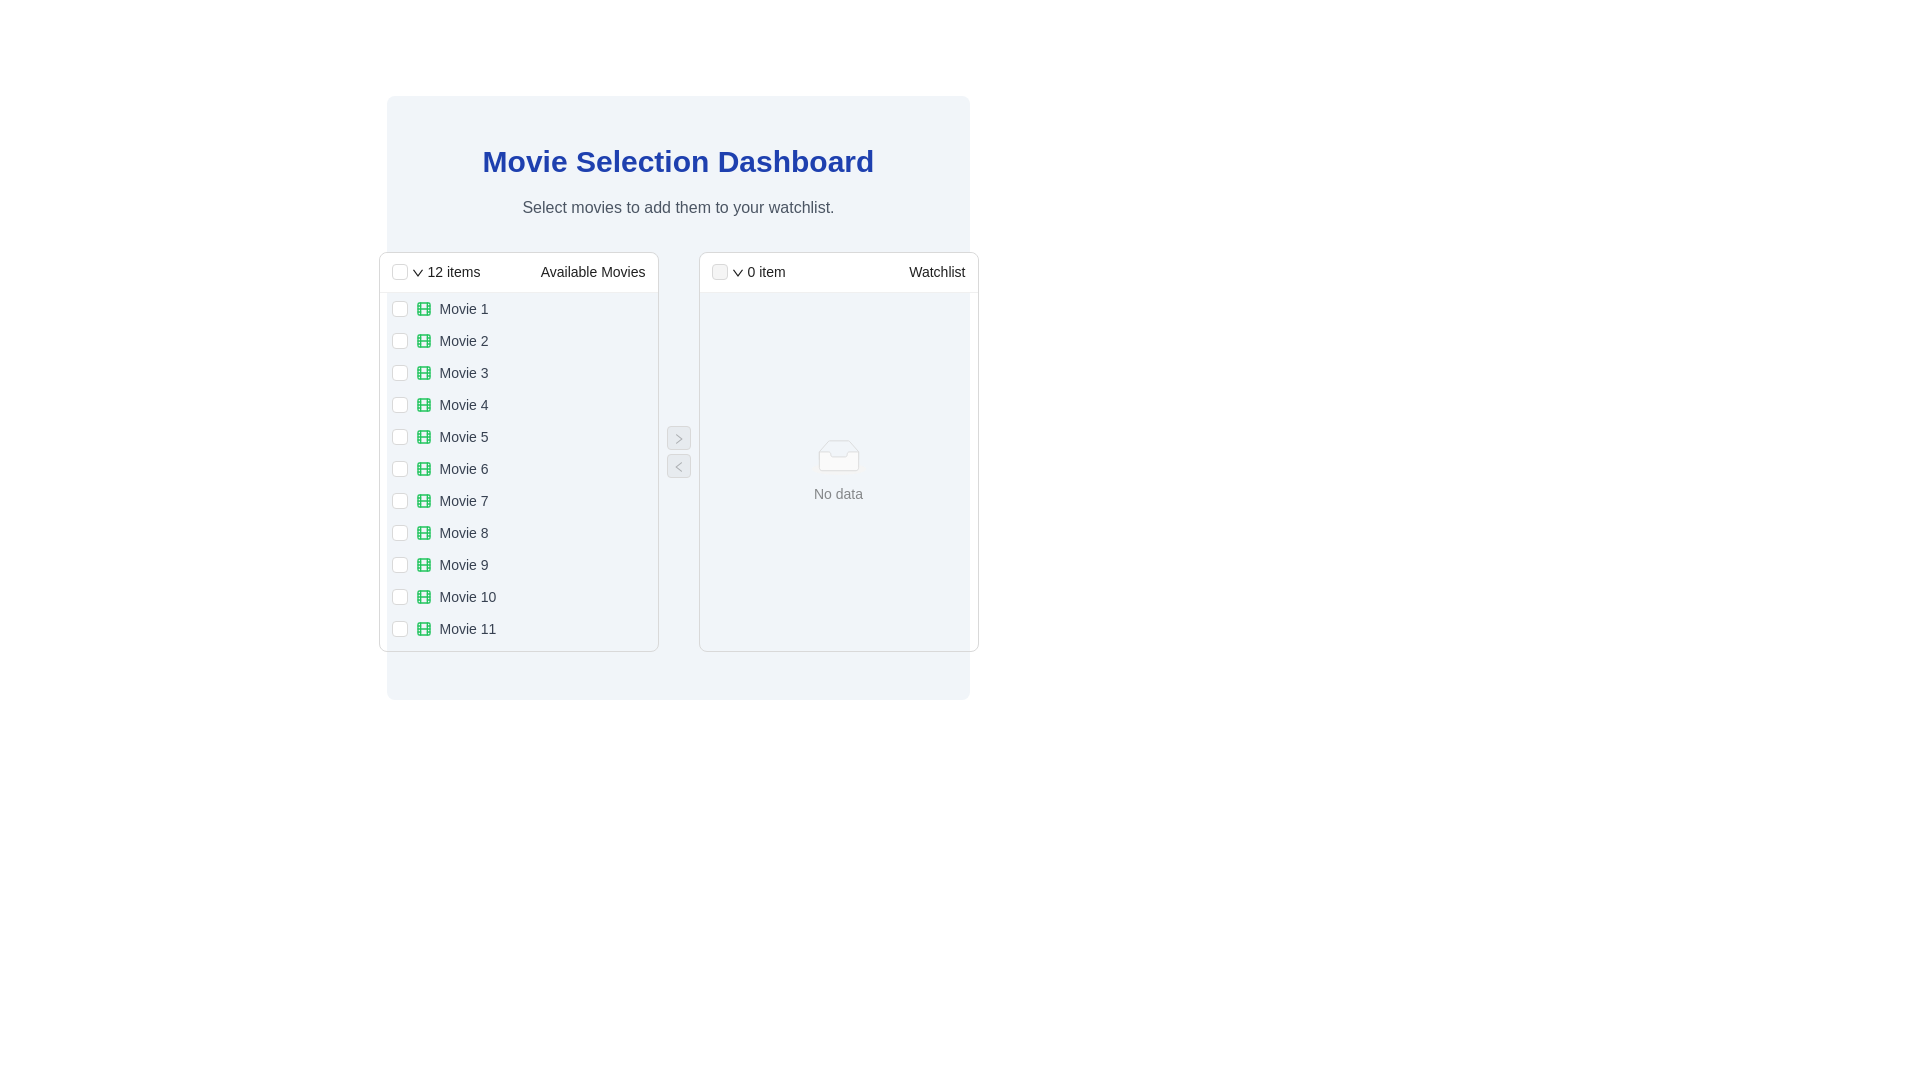 The width and height of the screenshot is (1920, 1080). Describe the element at coordinates (518, 627) in the screenshot. I see `the checkbox associated with the List Item representing 'Movie 11'` at that location.